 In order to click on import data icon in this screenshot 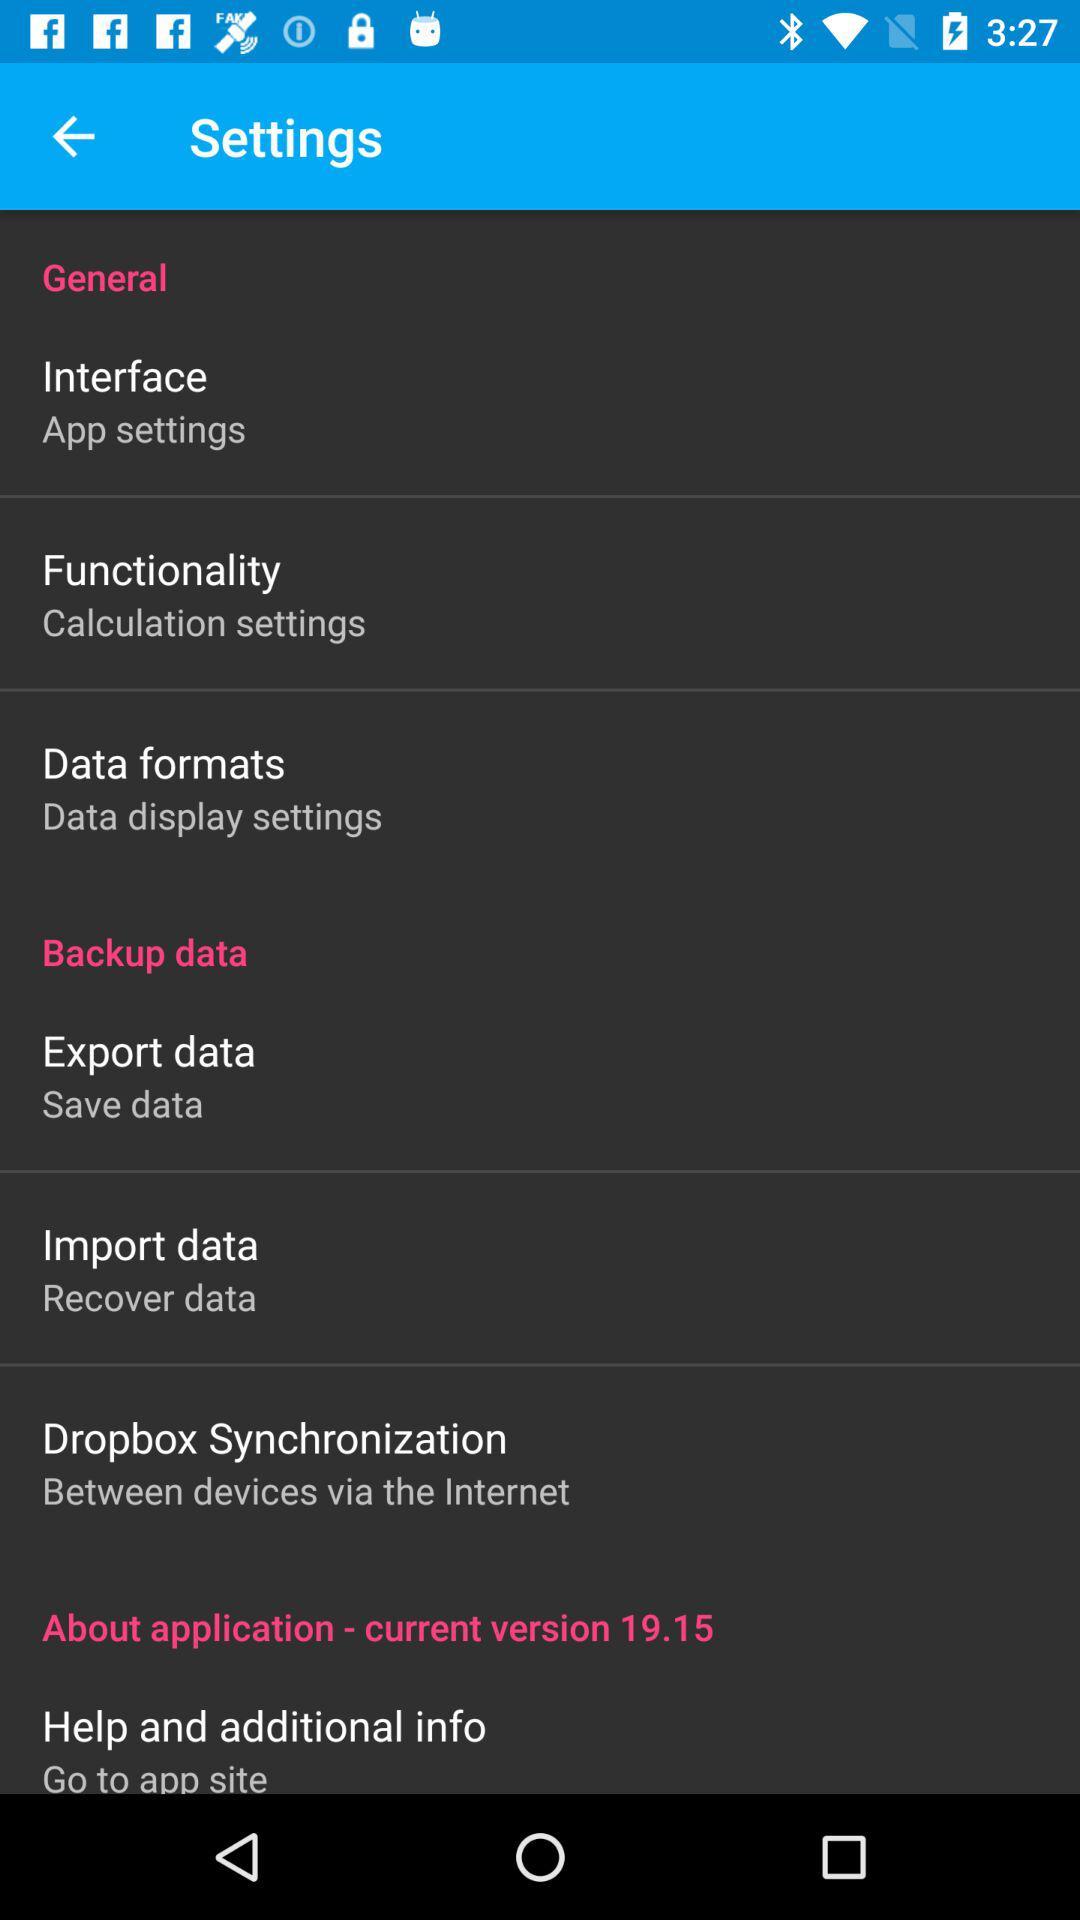, I will do `click(149, 1242)`.